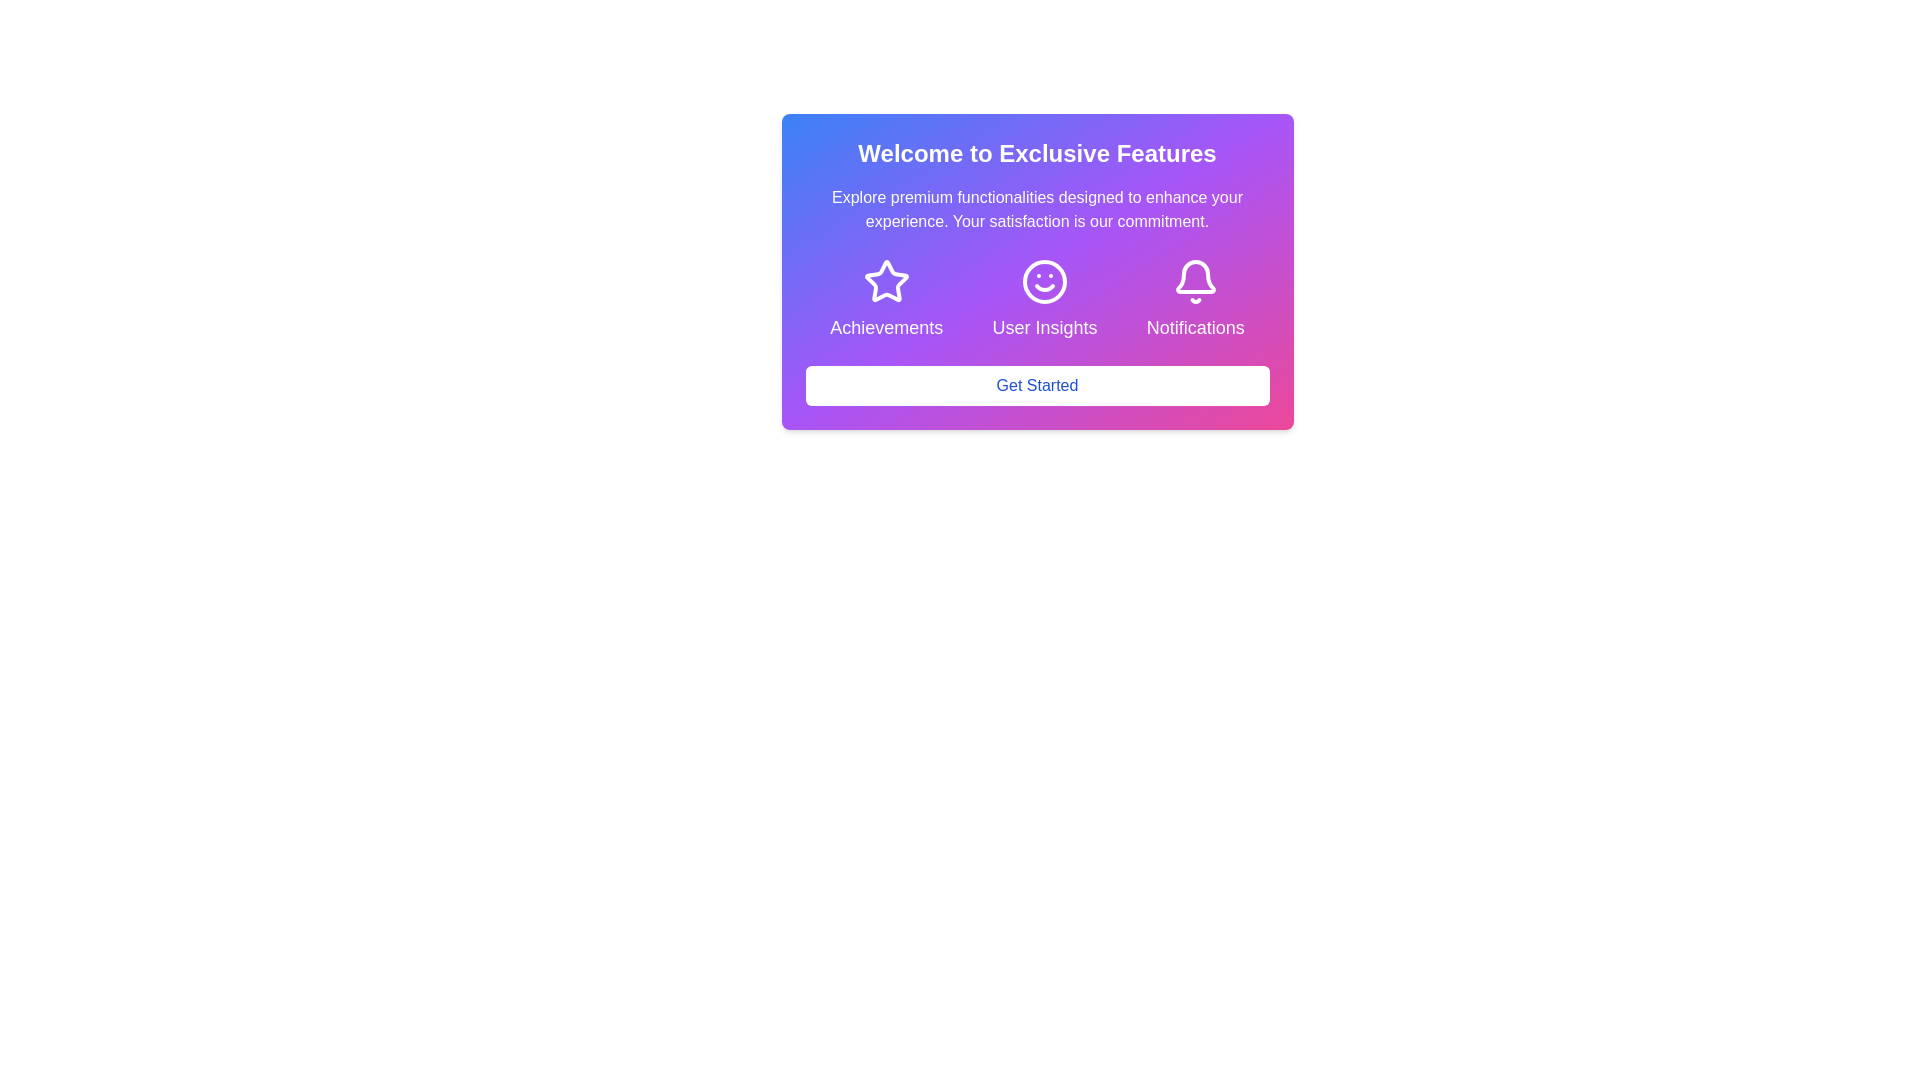 This screenshot has width=1920, height=1080. Describe the element at coordinates (1044, 281) in the screenshot. I see `the decorative circle element representing the outline of the smiley face icon that symbolizes 'User Insights', positioned centrally between the 'Achievements' and 'Notifications' icons` at that location.